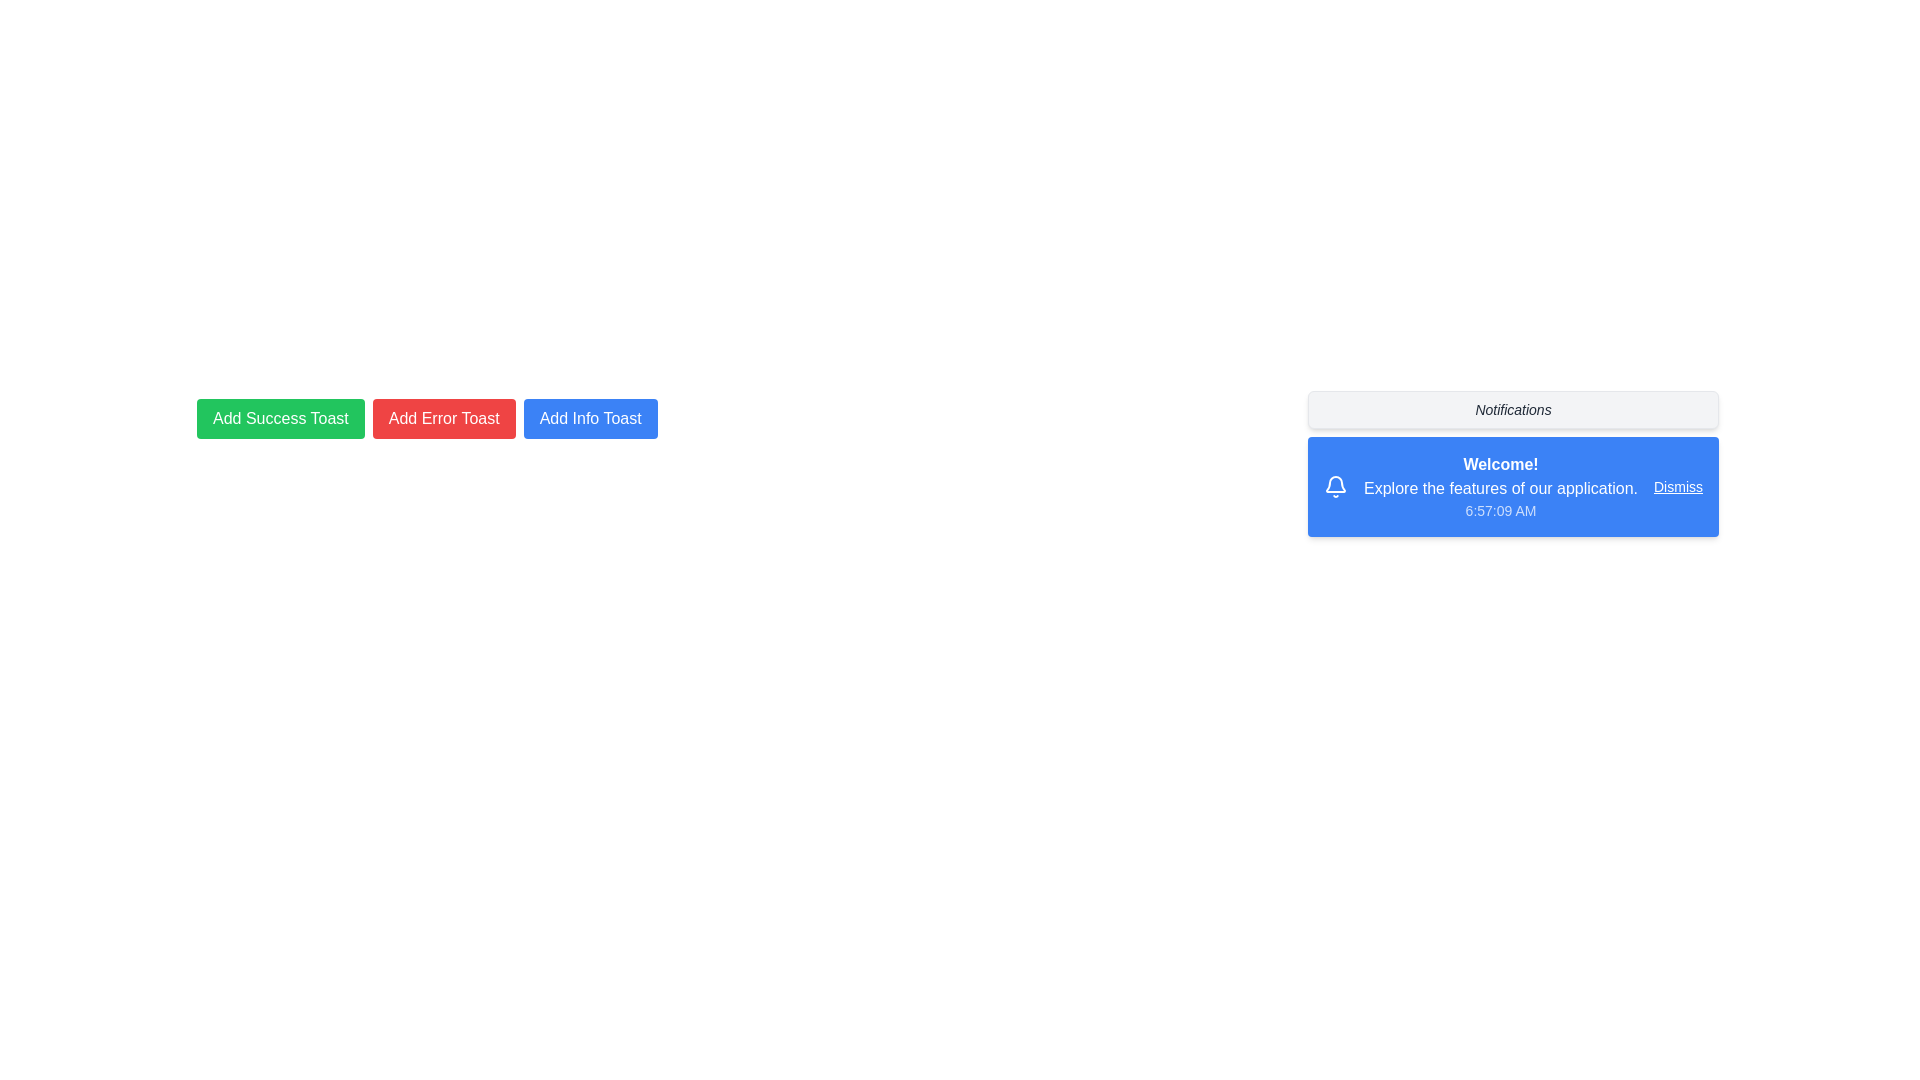 This screenshot has width=1920, height=1080. I want to click on the Toast notification that displays a welcome message, featuring the text 'Welcome!' and 'Explore the features of our application.', so click(1513, 486).